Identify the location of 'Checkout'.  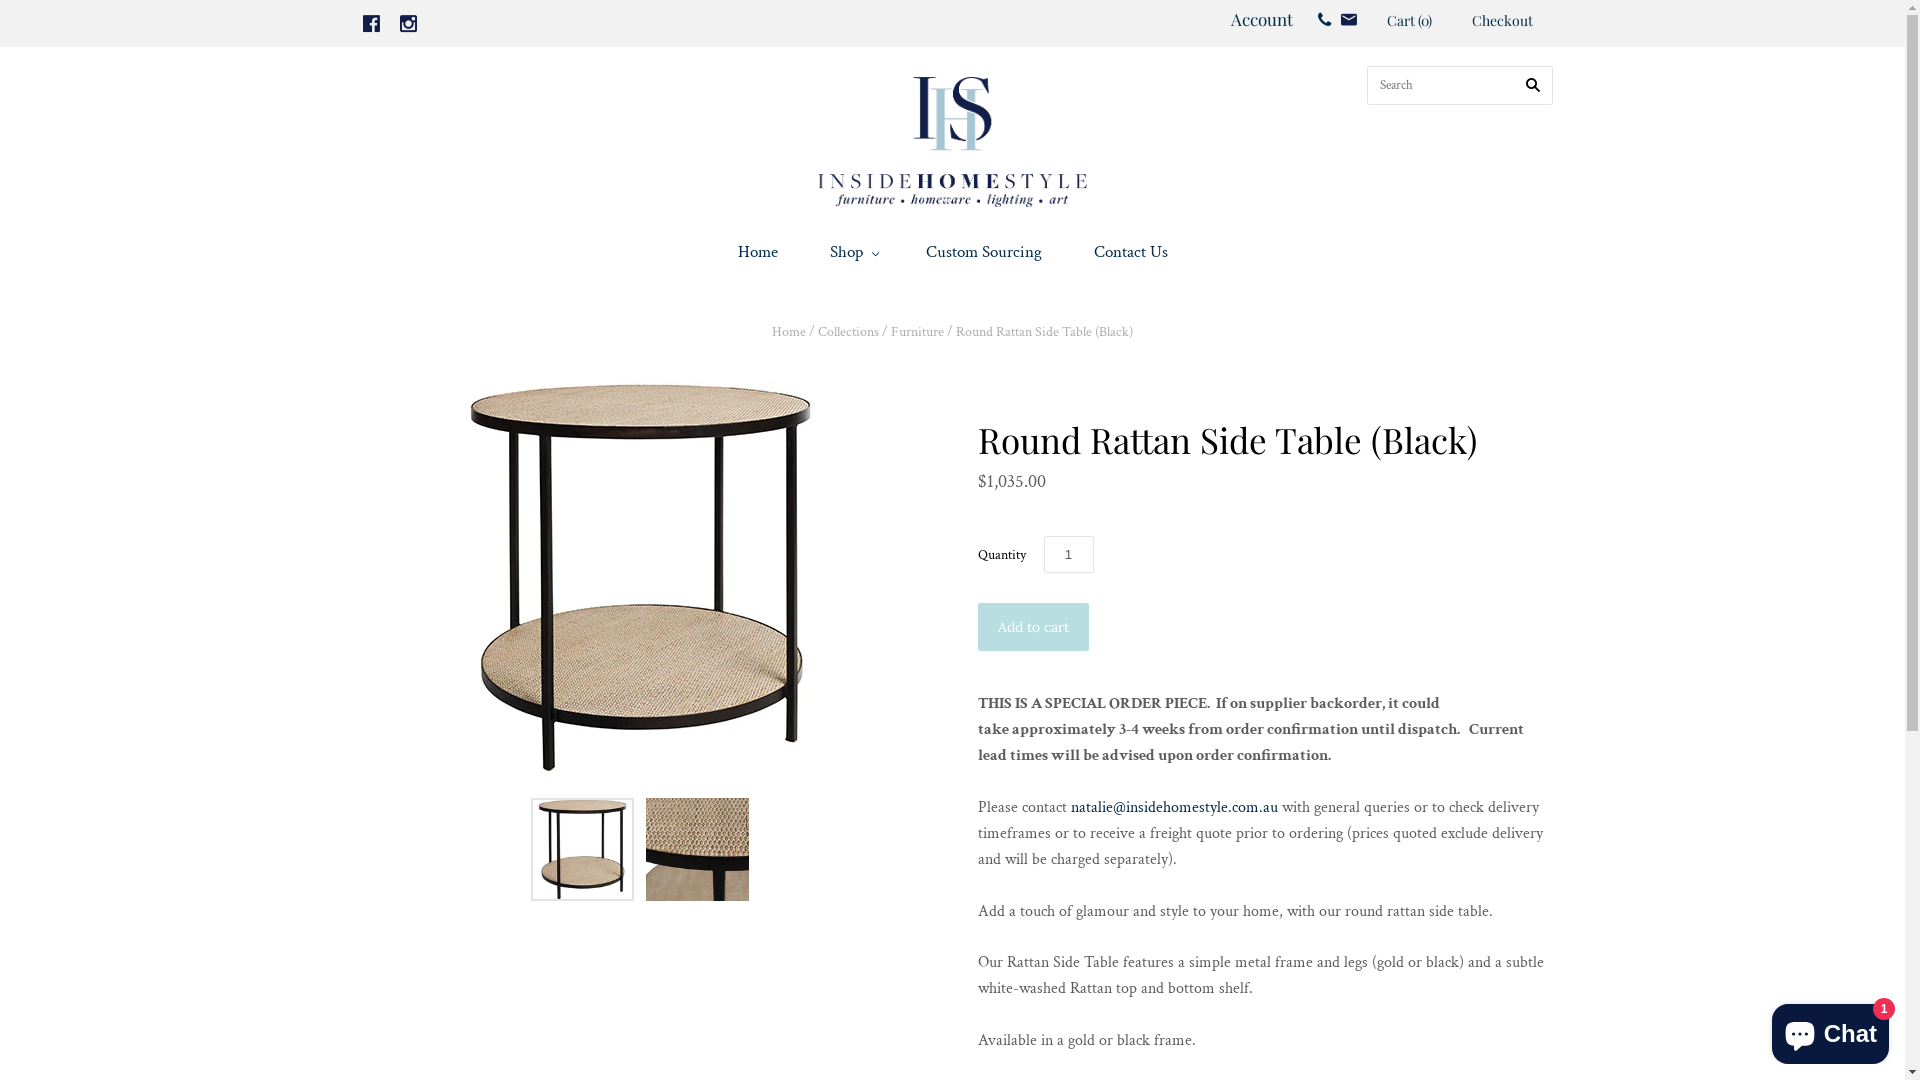
(1451, 21).